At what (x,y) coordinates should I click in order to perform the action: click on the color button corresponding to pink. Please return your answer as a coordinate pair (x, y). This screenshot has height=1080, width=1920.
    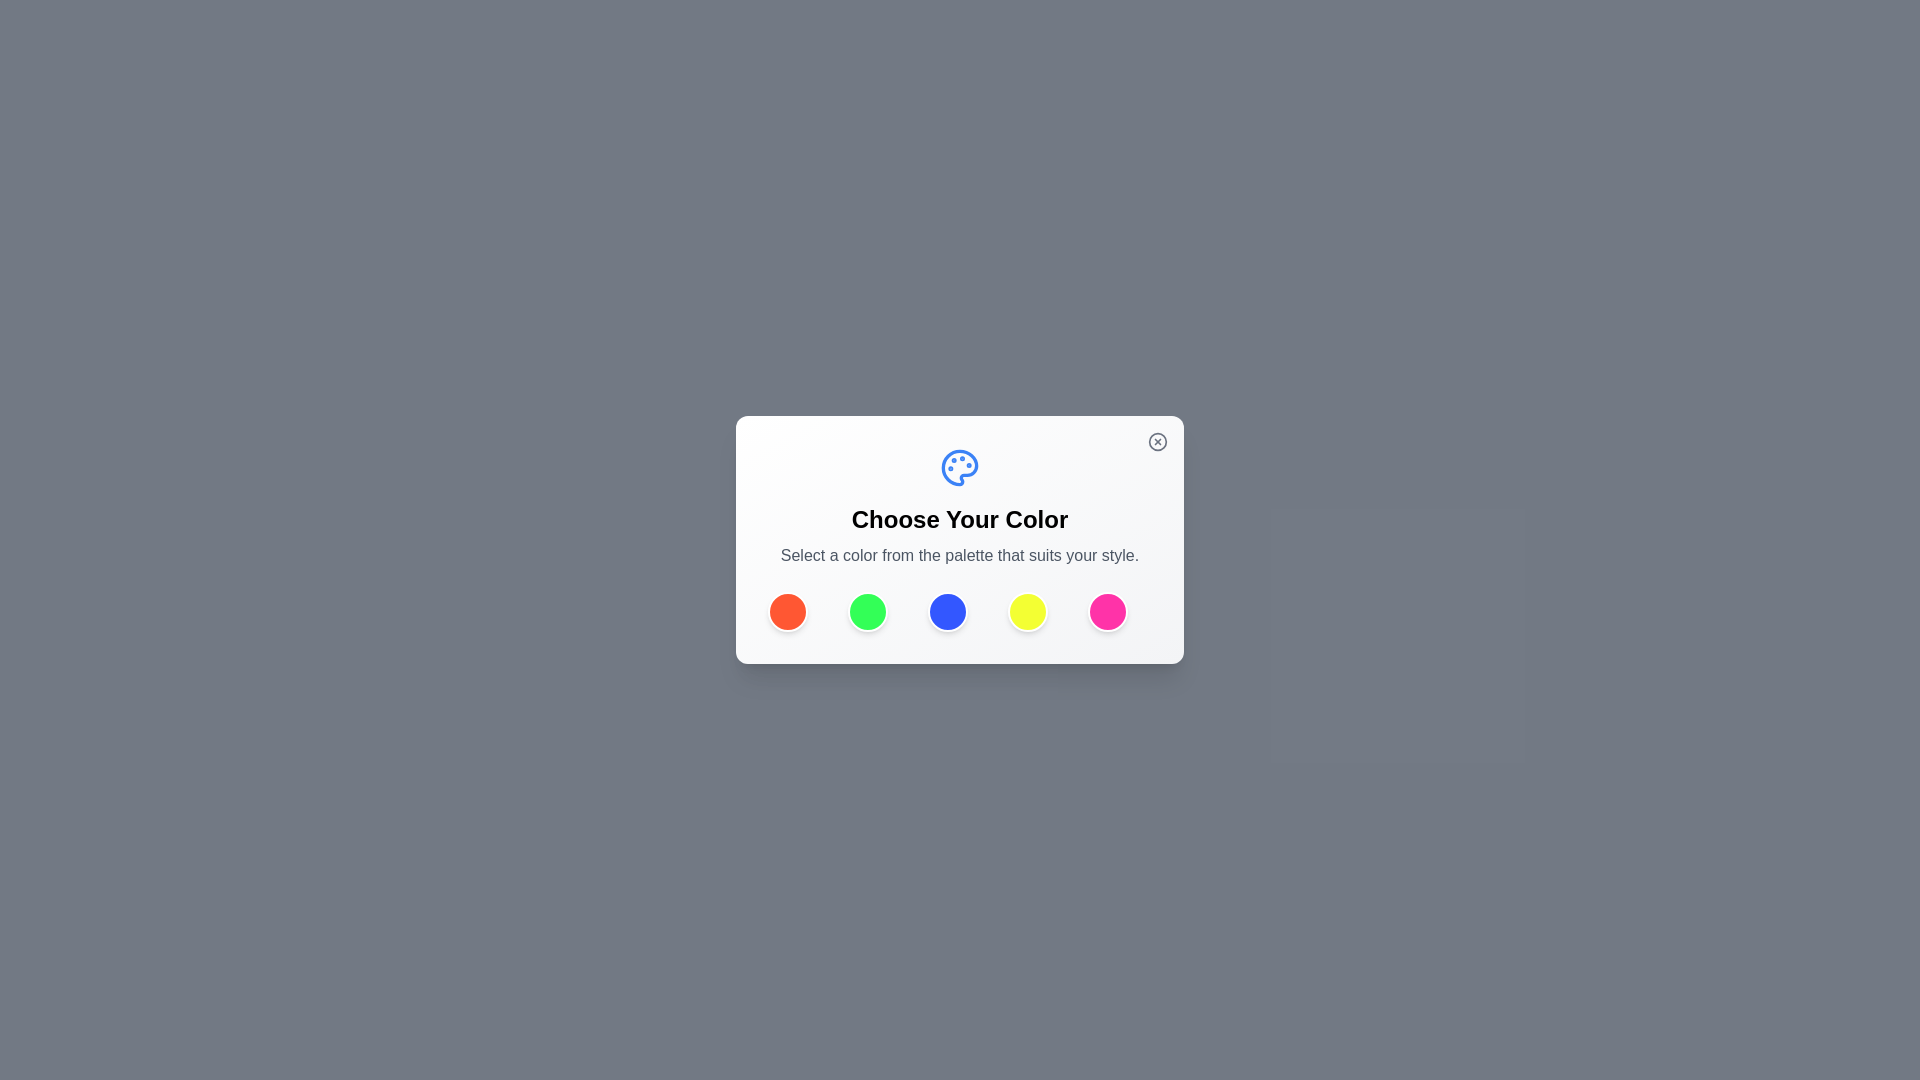
    Looking at the image, I should click on (1107, 611).